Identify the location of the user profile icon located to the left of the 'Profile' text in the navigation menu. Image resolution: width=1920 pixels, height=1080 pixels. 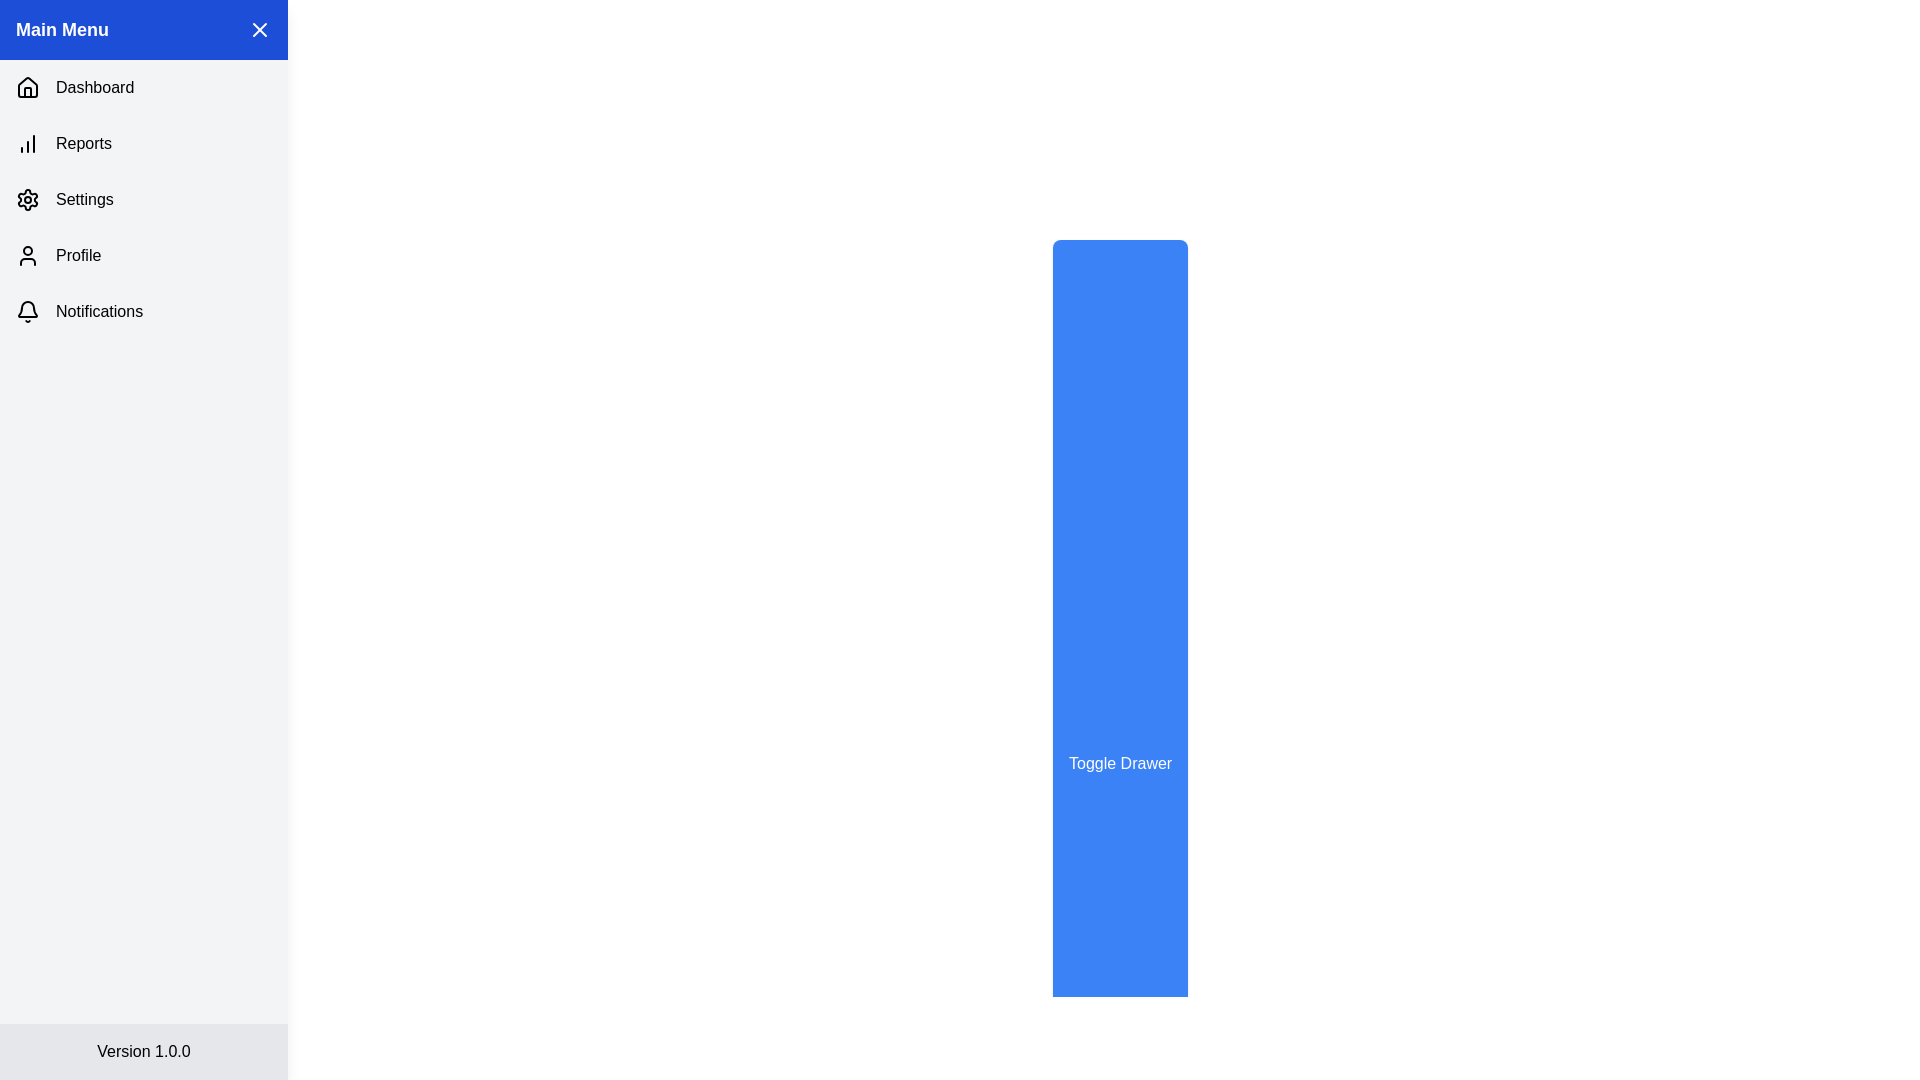
(28, 254).